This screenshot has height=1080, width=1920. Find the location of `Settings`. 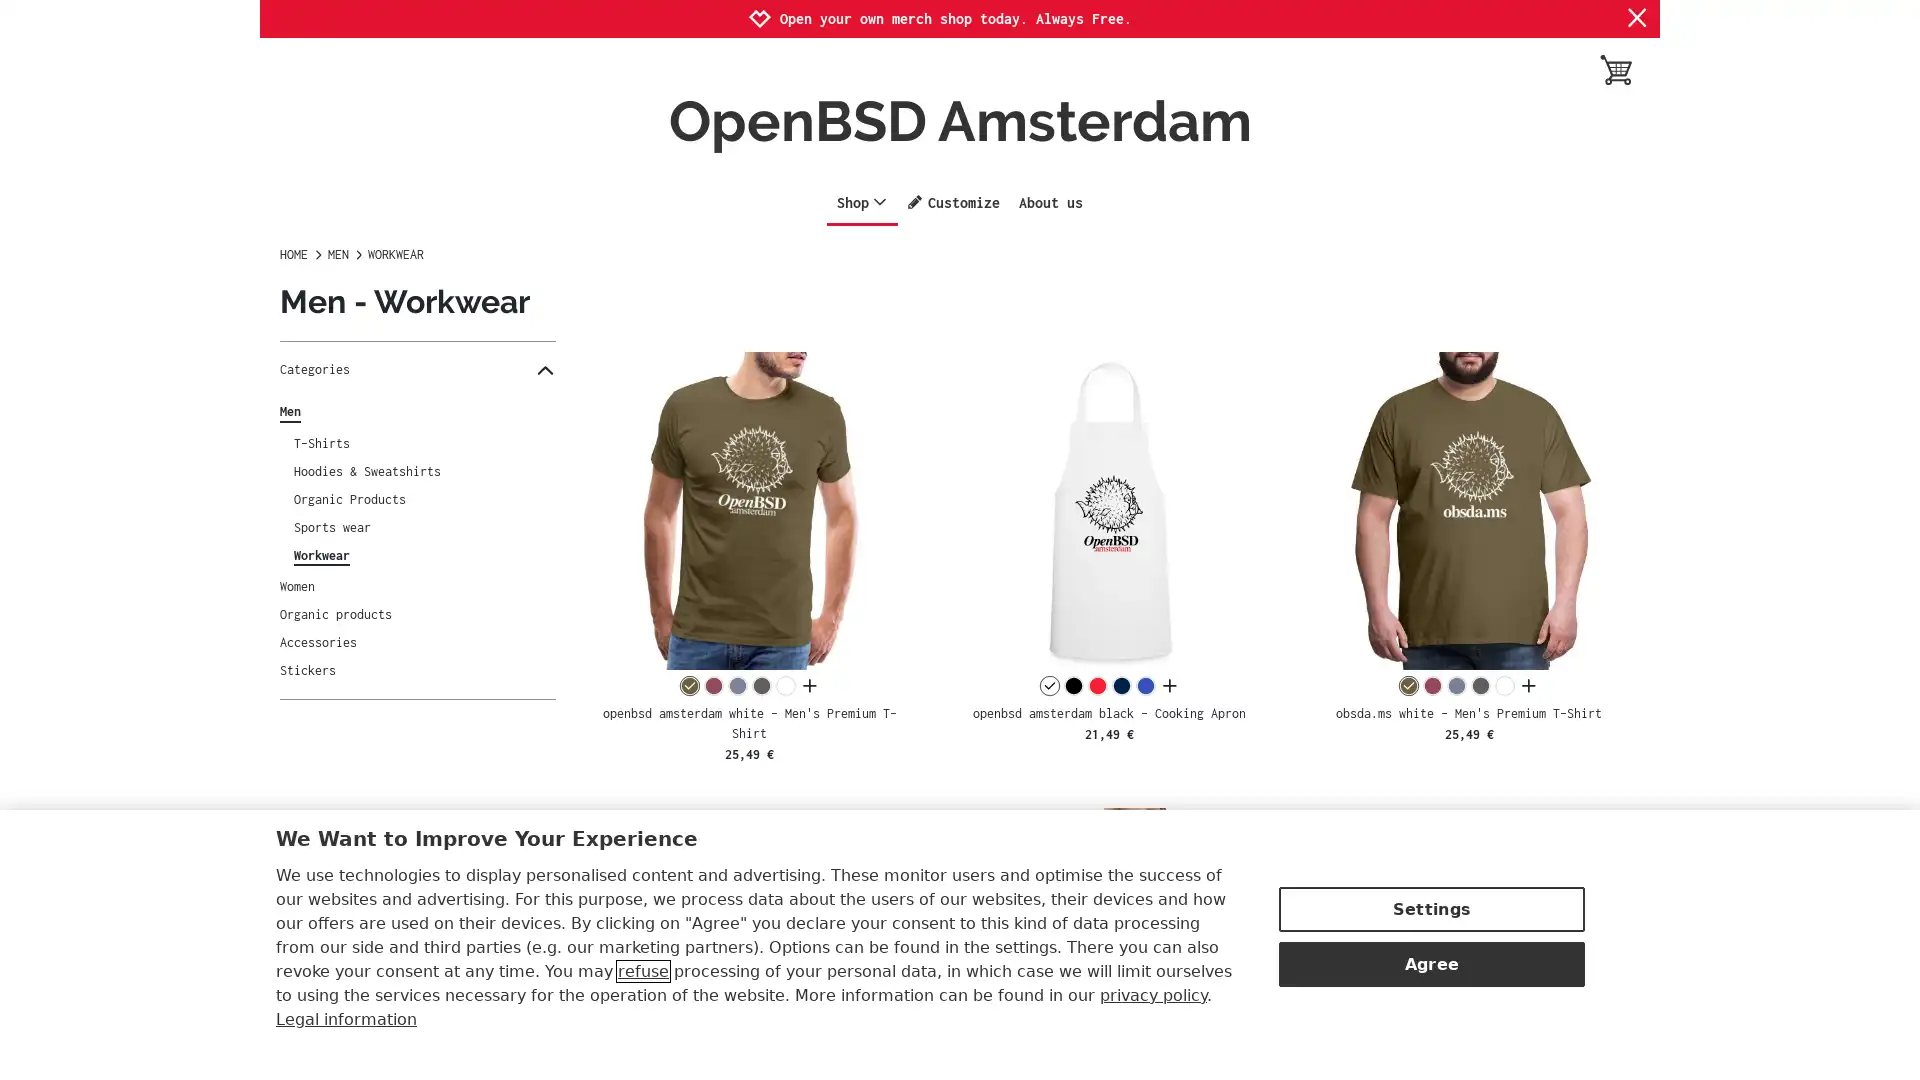

Settings is located at coordinates (1430, 909).